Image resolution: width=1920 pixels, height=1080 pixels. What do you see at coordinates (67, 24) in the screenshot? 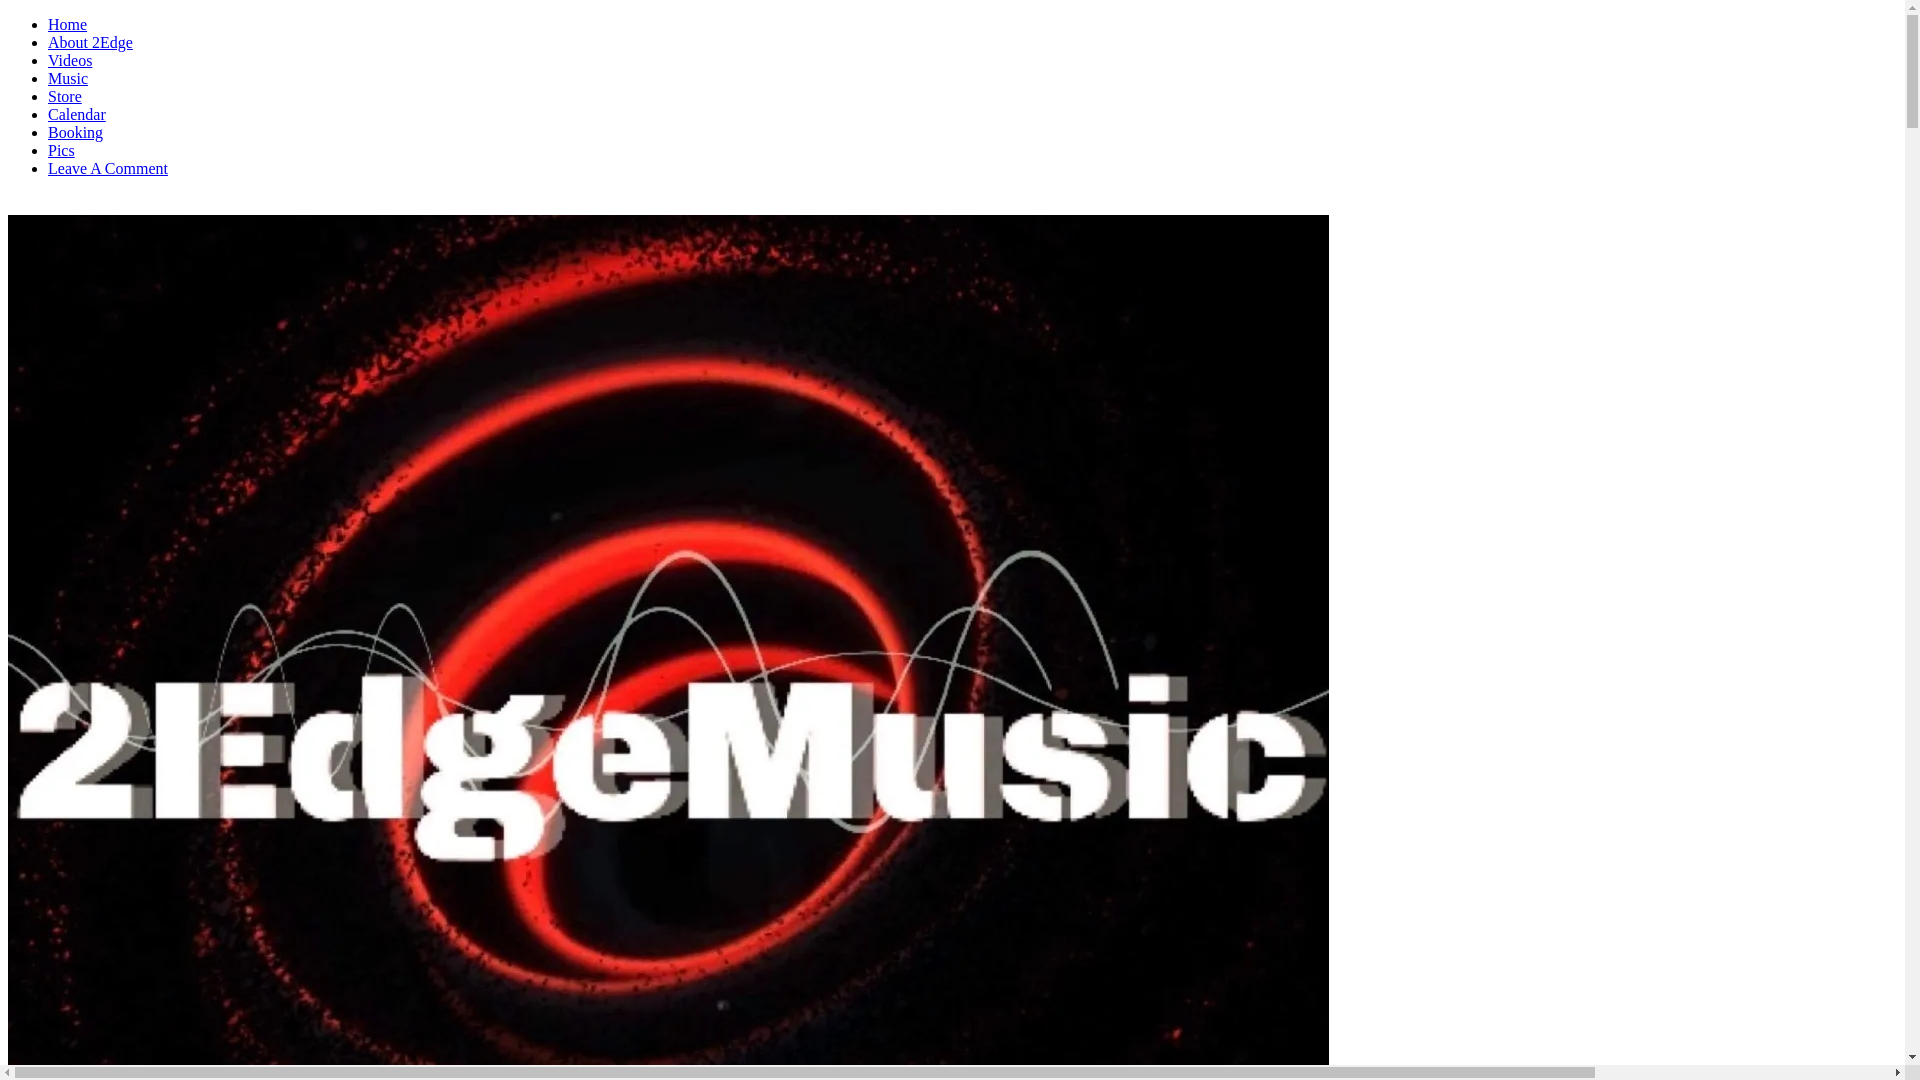
I see `'Home'` at bounding box center [67, 24].